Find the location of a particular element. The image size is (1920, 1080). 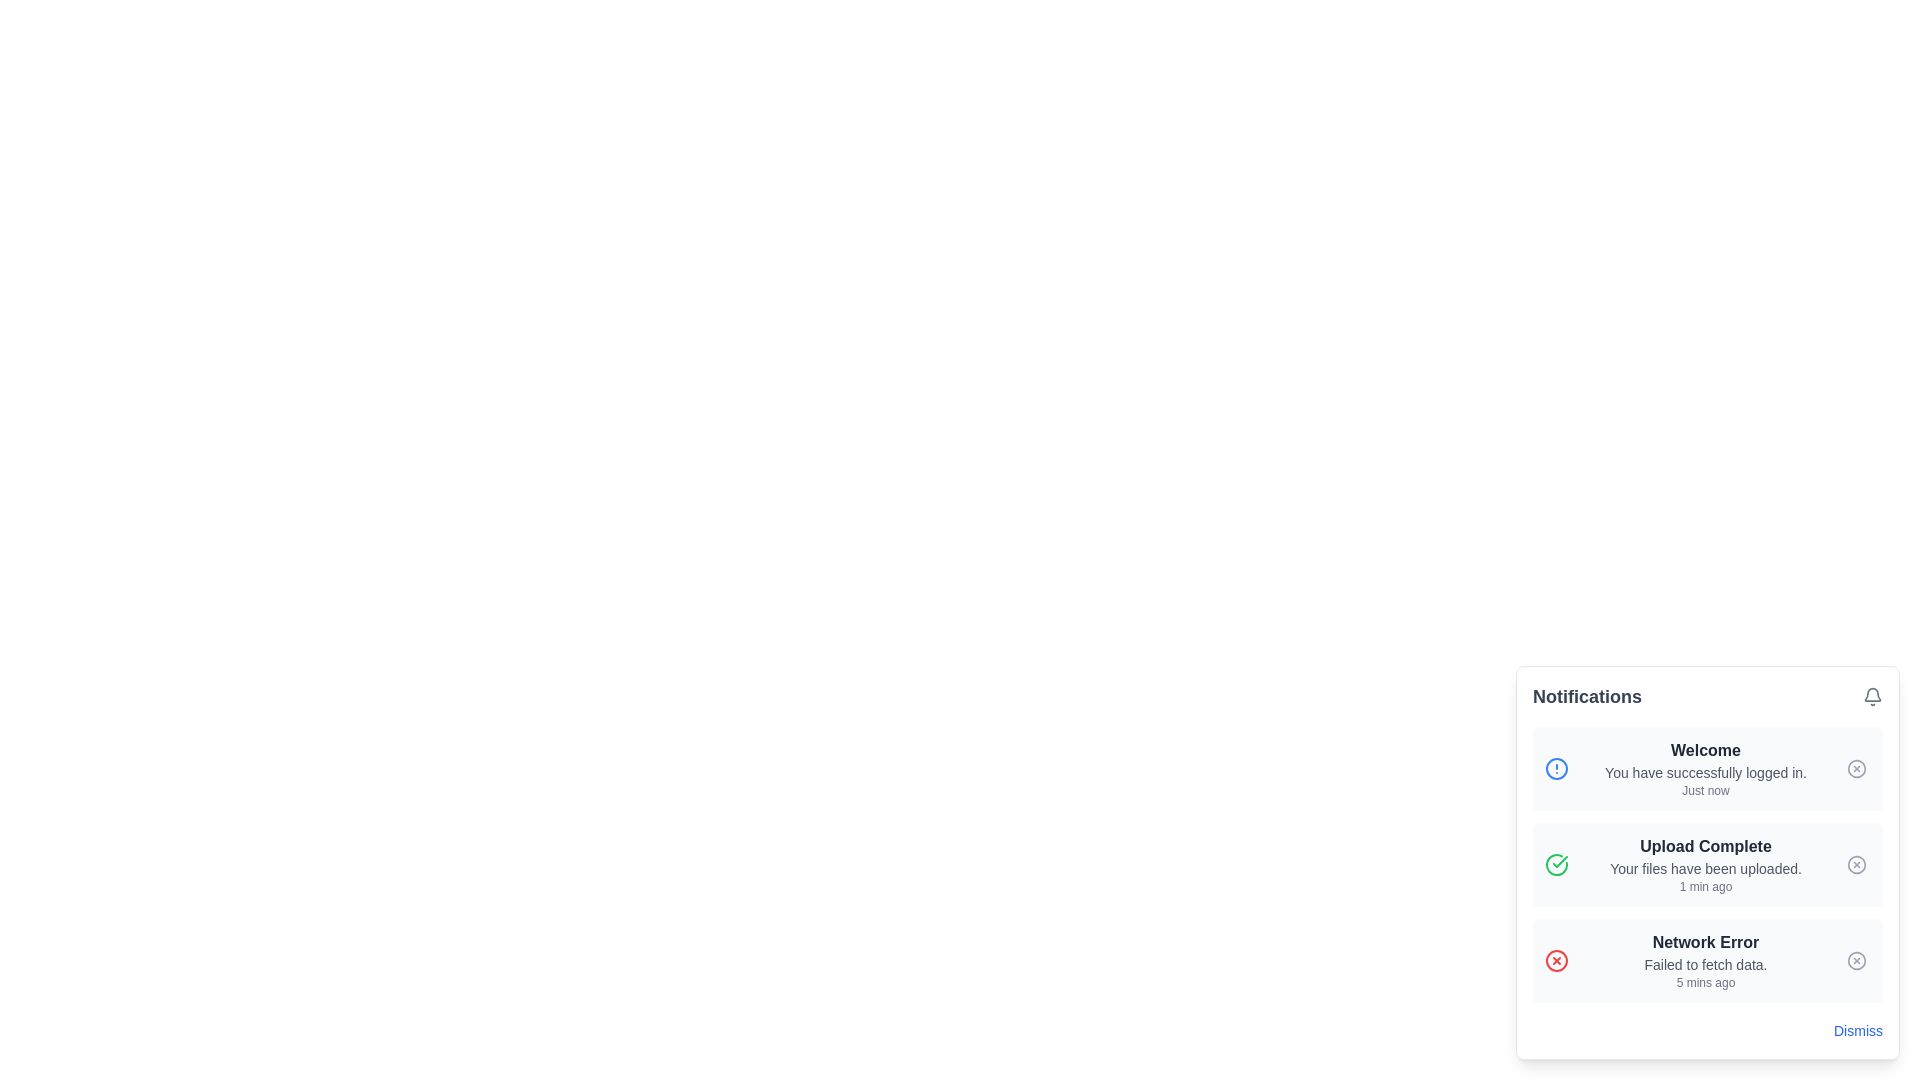

the graphical icon (circle component) that serves as a visual indicator for an error or critical notification, located next to the 'Network Error' notification text in the notifications panel is located at coordinates (1555, 959).